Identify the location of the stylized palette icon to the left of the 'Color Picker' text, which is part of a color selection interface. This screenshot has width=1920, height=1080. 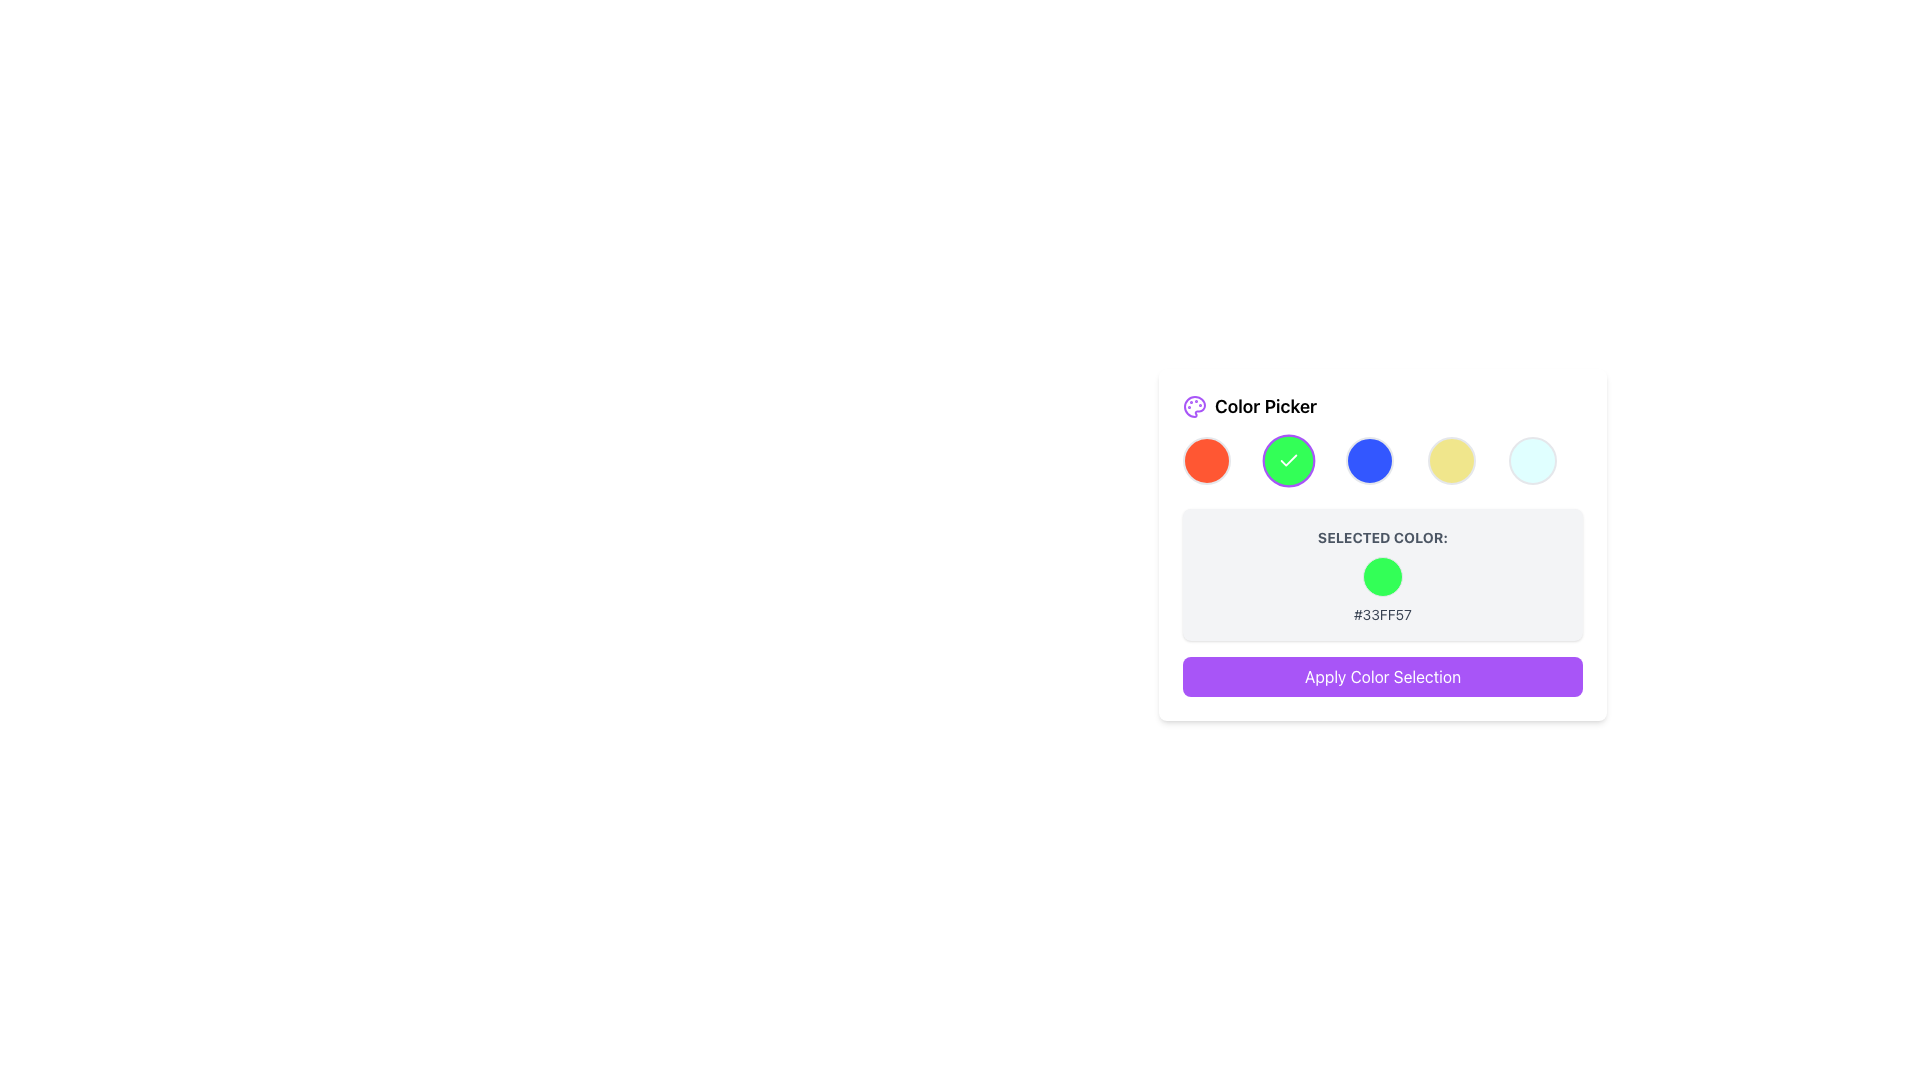
(1195, 406).